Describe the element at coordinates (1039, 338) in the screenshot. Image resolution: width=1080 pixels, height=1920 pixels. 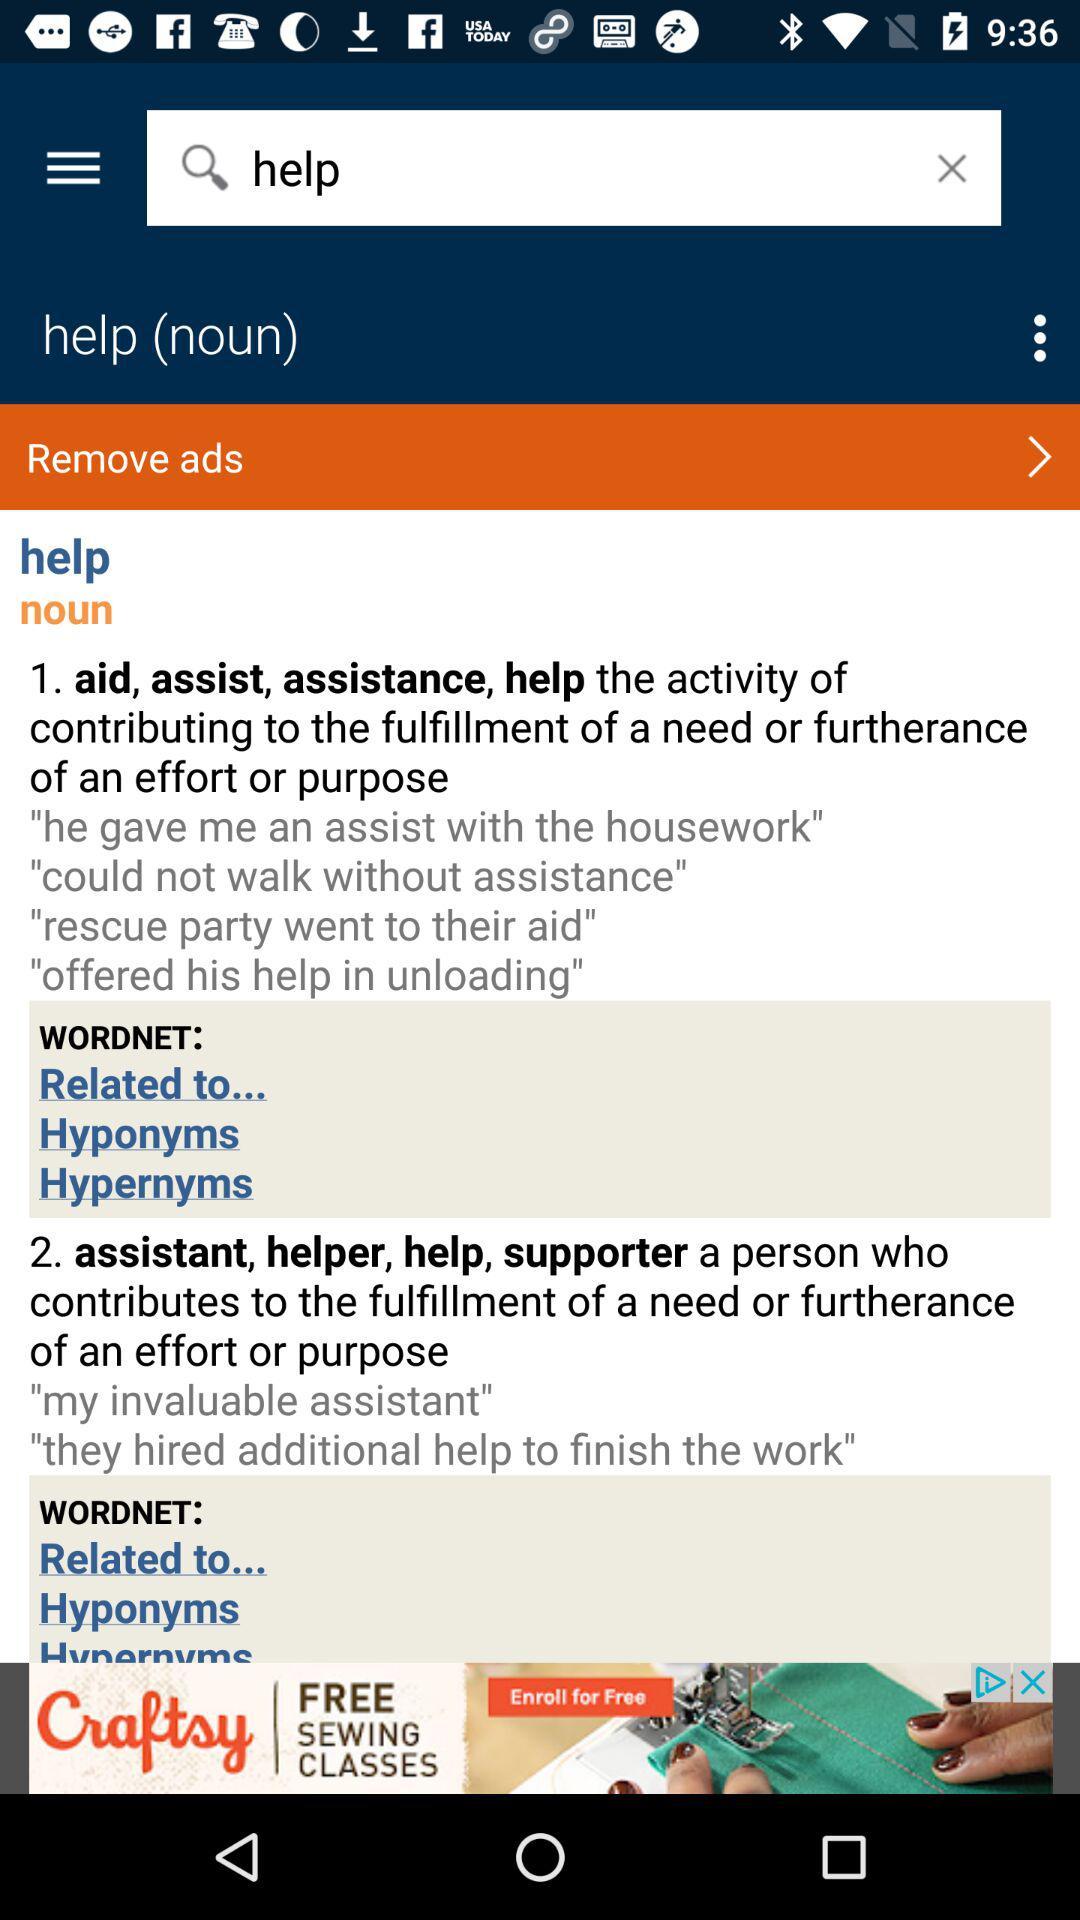
I see `options select` at that location.